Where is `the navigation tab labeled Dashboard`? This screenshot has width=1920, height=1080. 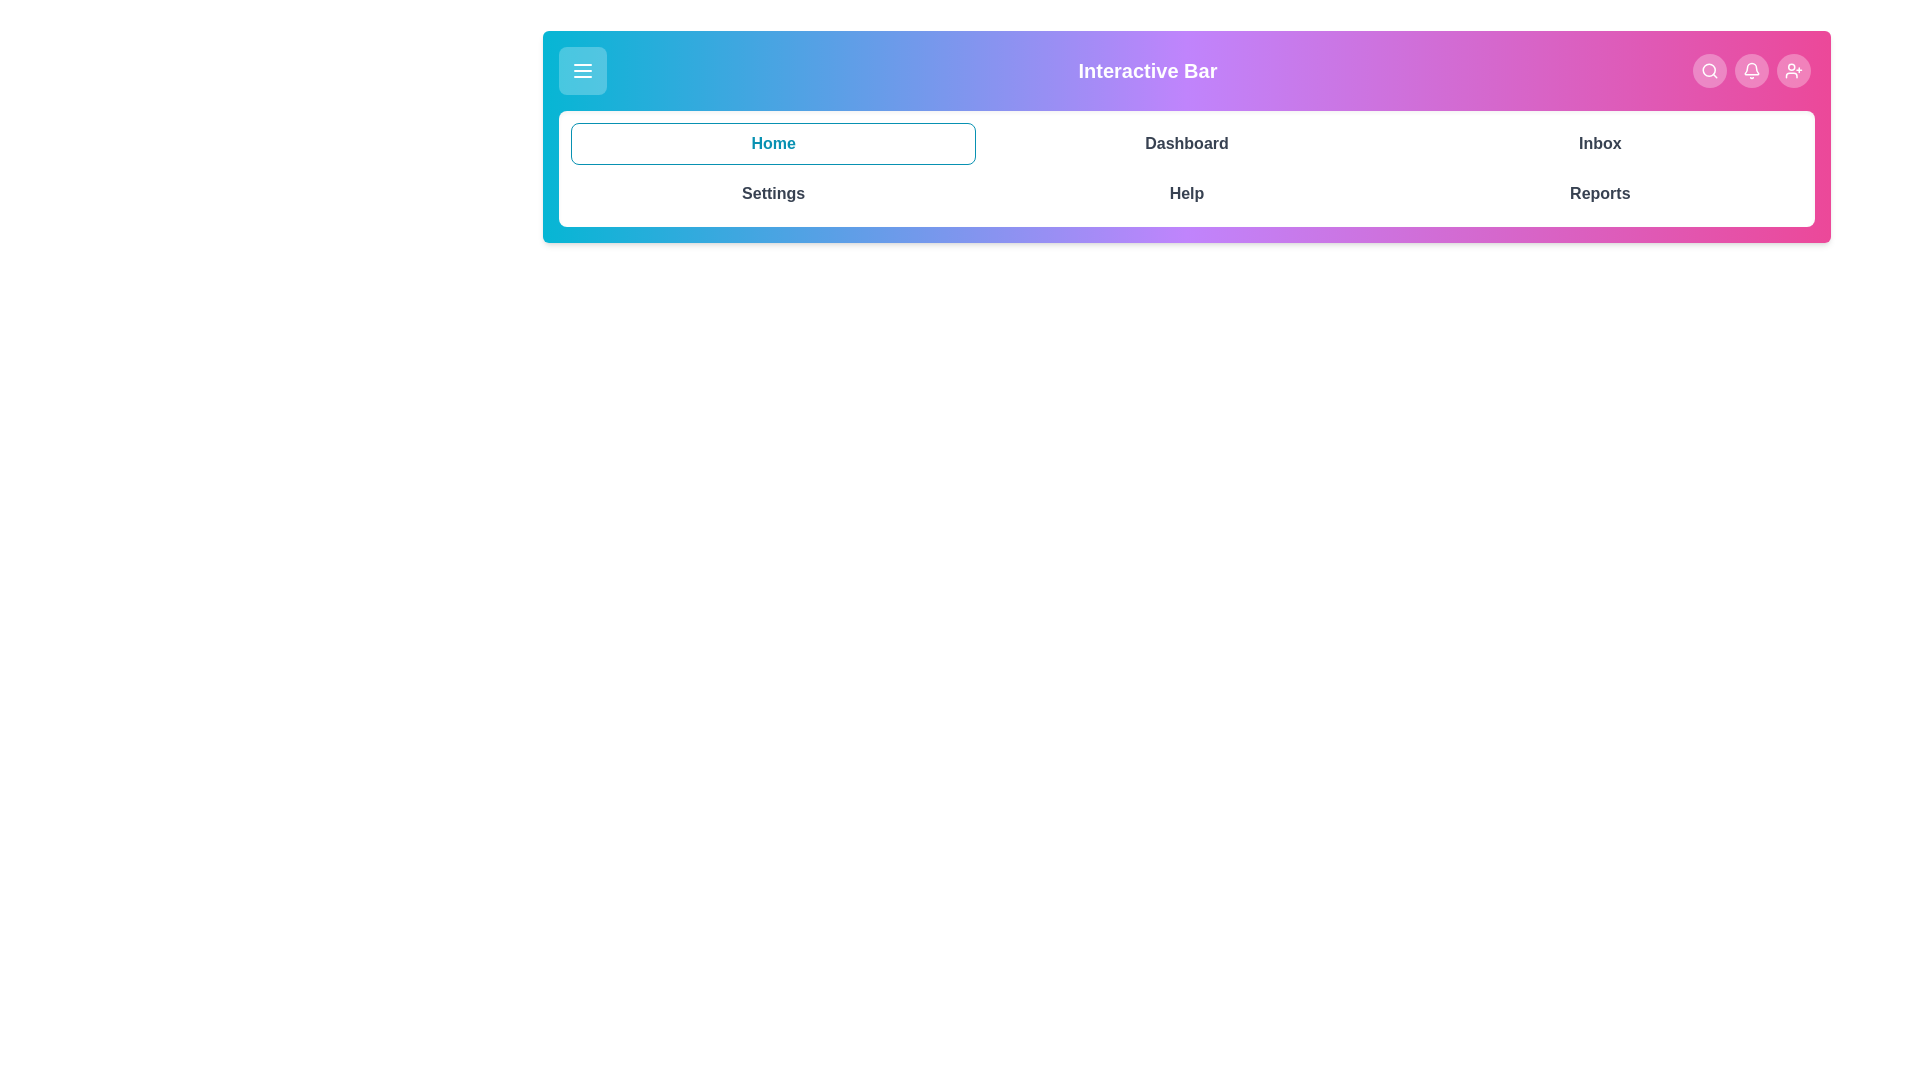 the navigation tab labeled Dashboard is located at coordinates (1186, 142).